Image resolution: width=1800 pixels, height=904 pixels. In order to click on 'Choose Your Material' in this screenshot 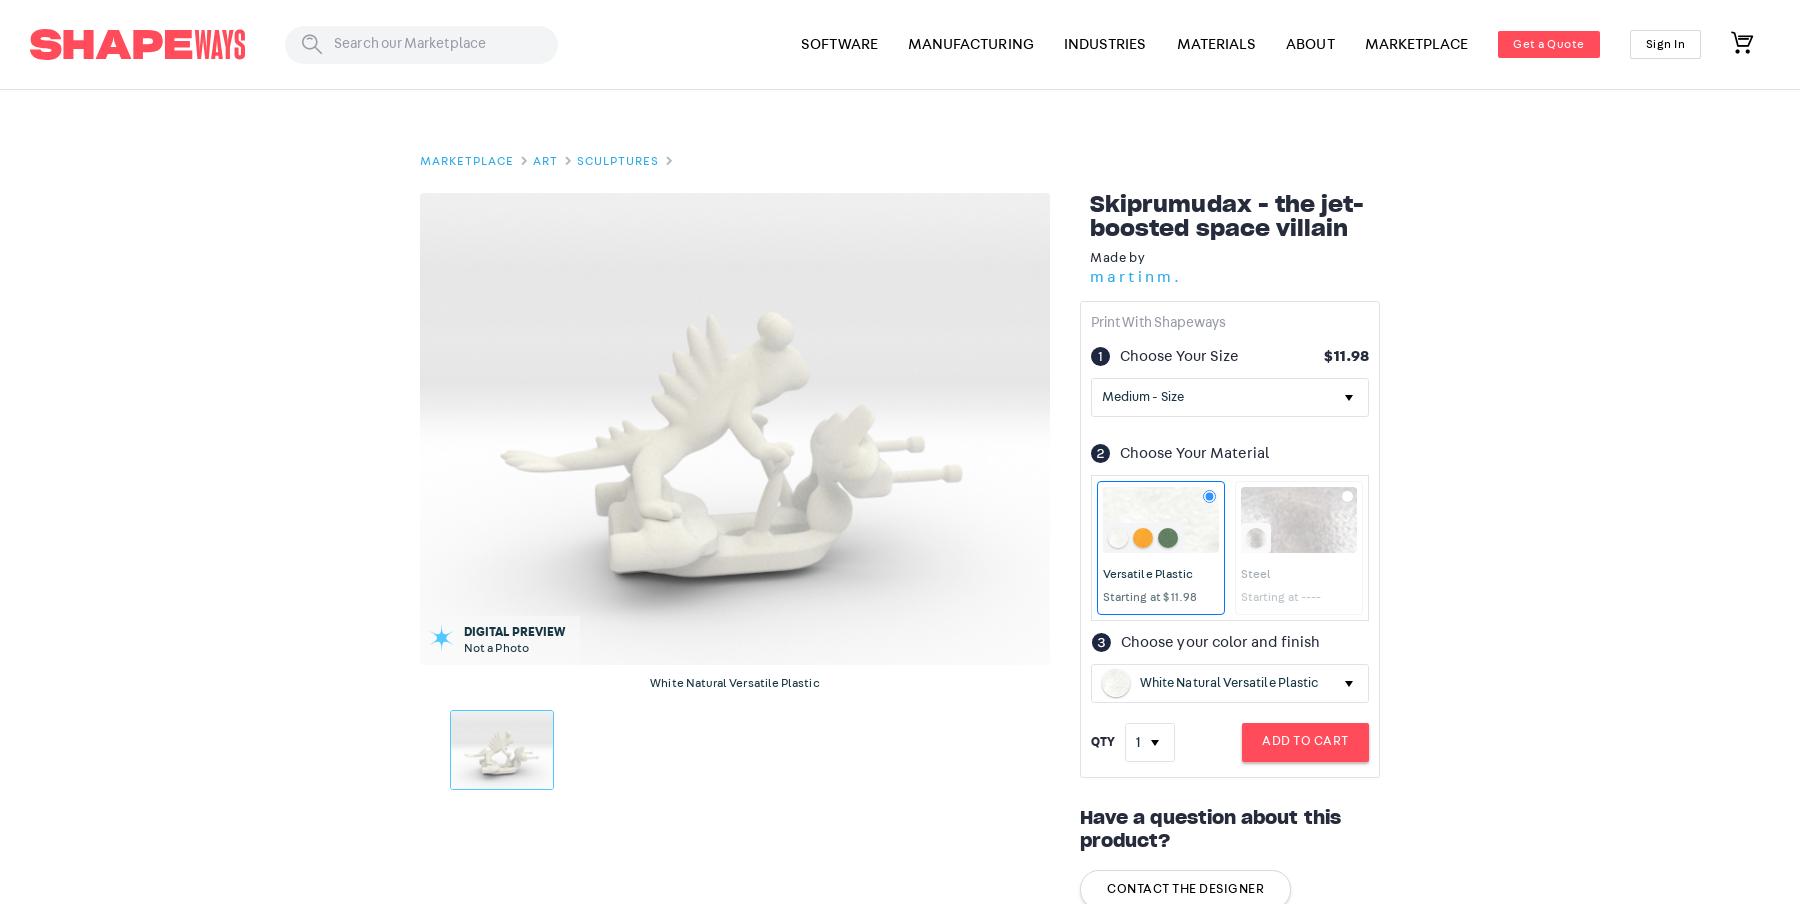, I will do `click(1192, 452)`.